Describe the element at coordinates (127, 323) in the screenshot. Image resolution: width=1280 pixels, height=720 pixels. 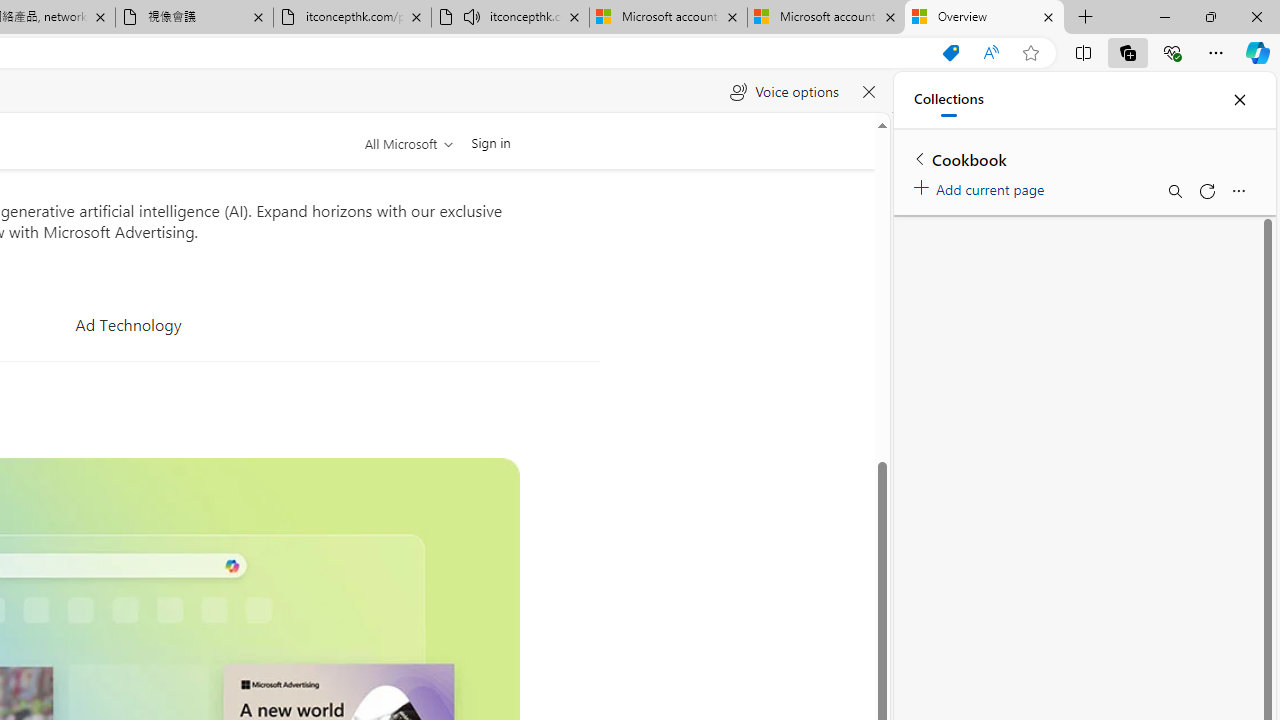
I see `'Ad Technology'` at that location.